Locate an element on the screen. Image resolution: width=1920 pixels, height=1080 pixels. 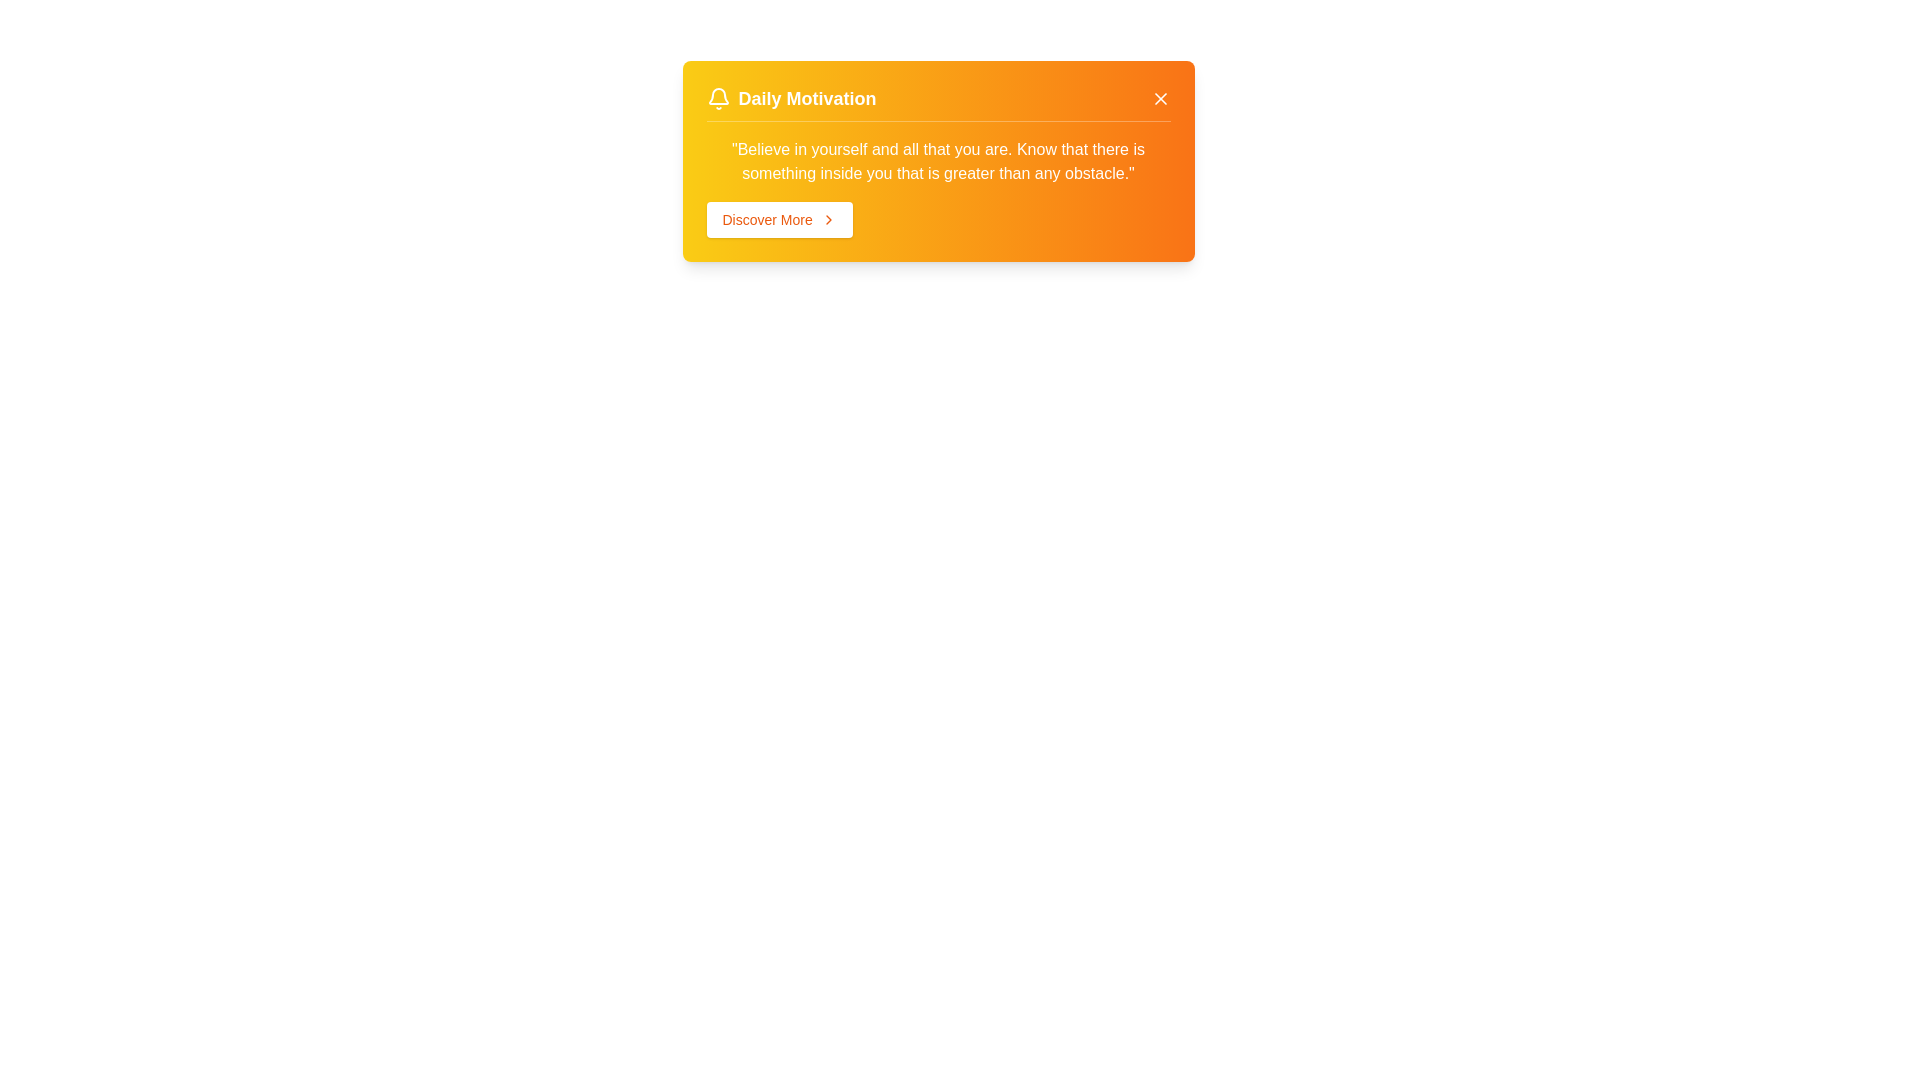
the close button to dismiss the alert is located at coordinates (1160, 99).